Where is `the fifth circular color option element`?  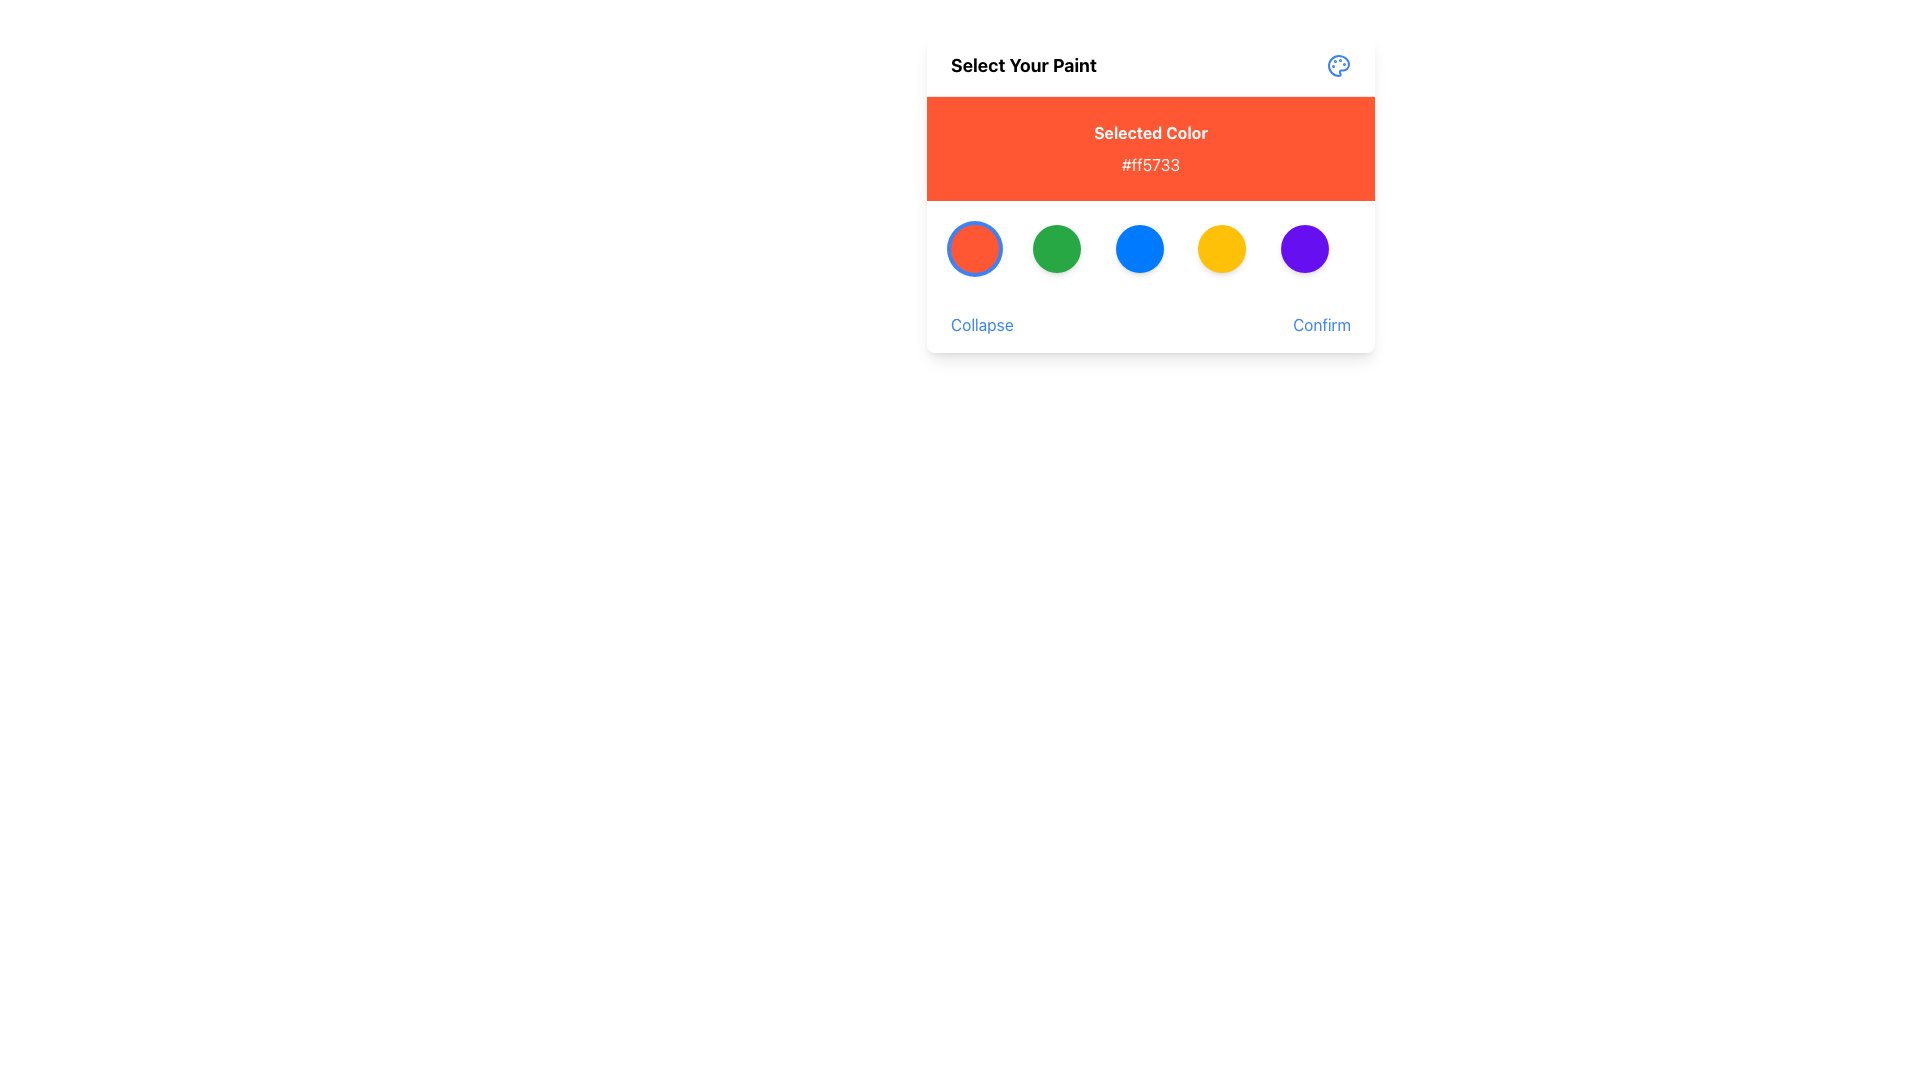
the fifth circular color option element is located at coordinates (1304, 248).